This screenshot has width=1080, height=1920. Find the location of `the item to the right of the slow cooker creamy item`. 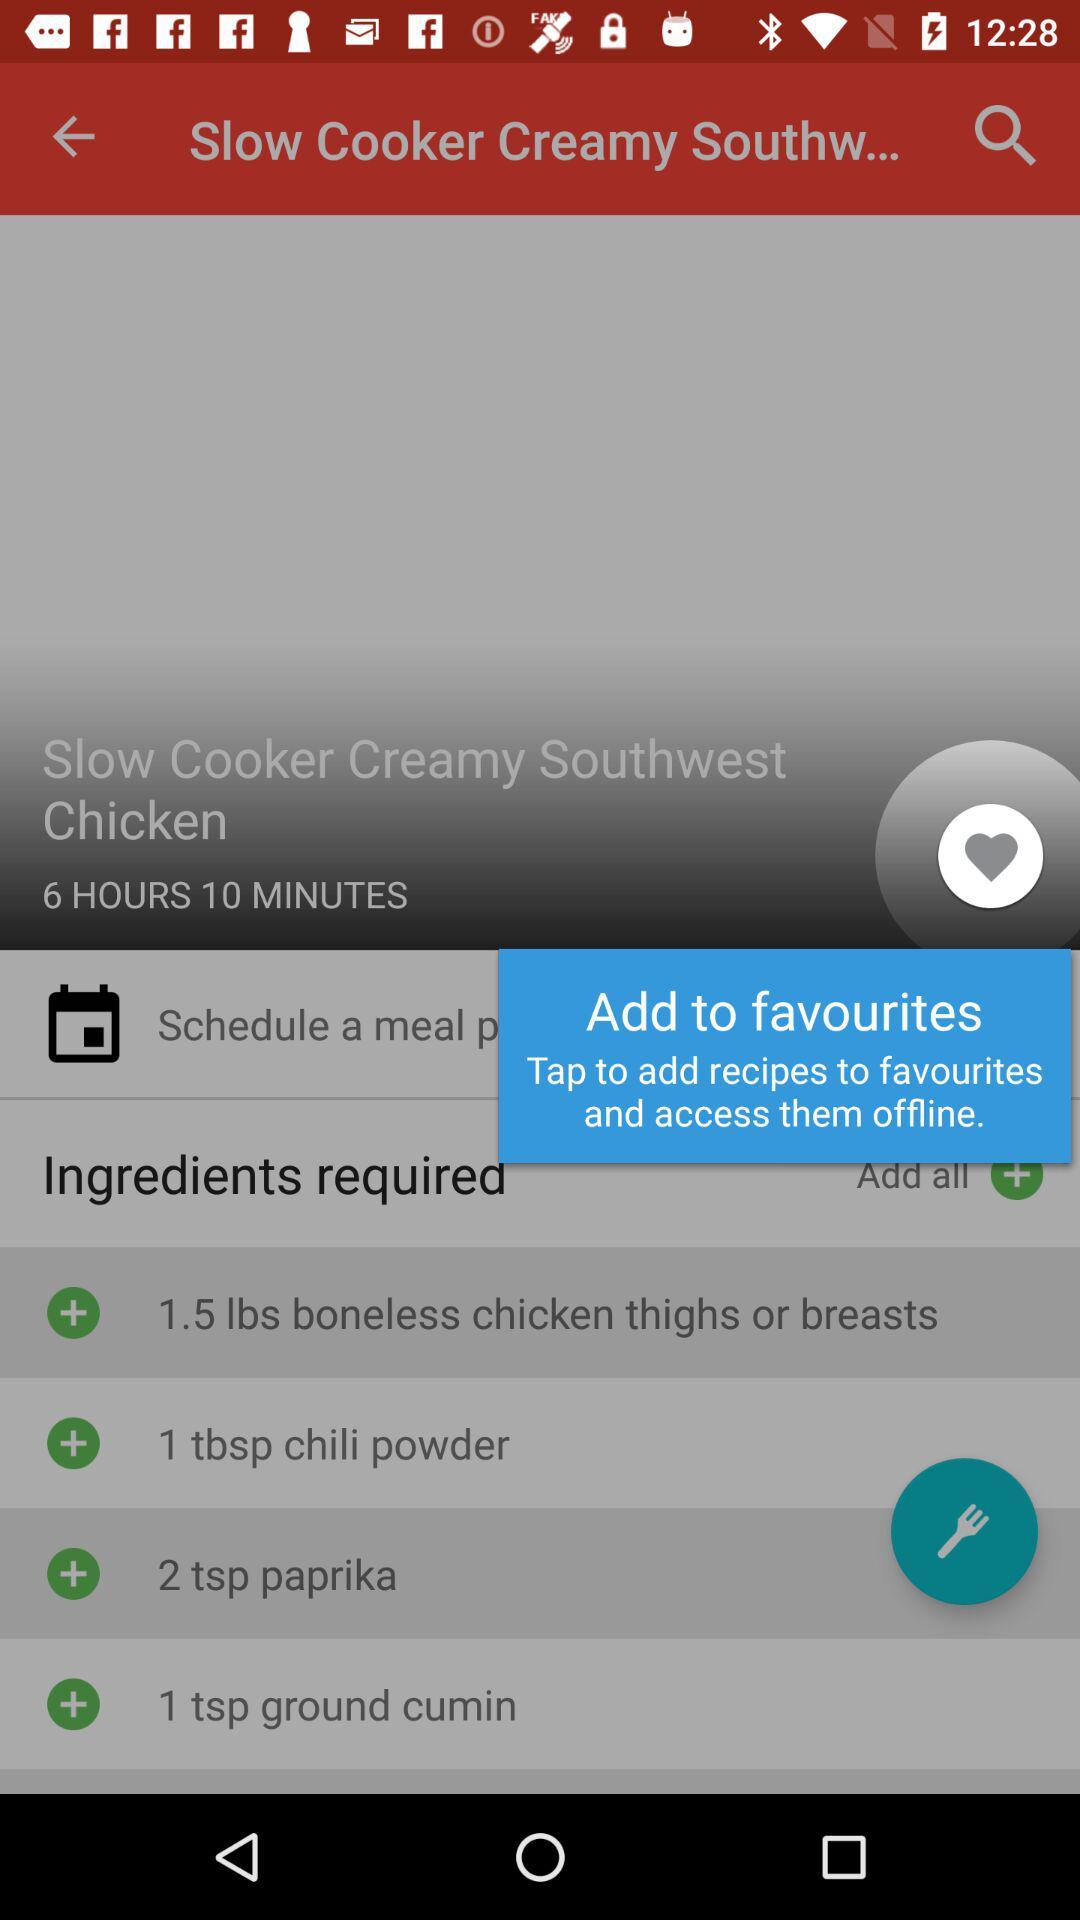

the item to the right of the slow cooker creamy item is located at coordinates (990, 855).